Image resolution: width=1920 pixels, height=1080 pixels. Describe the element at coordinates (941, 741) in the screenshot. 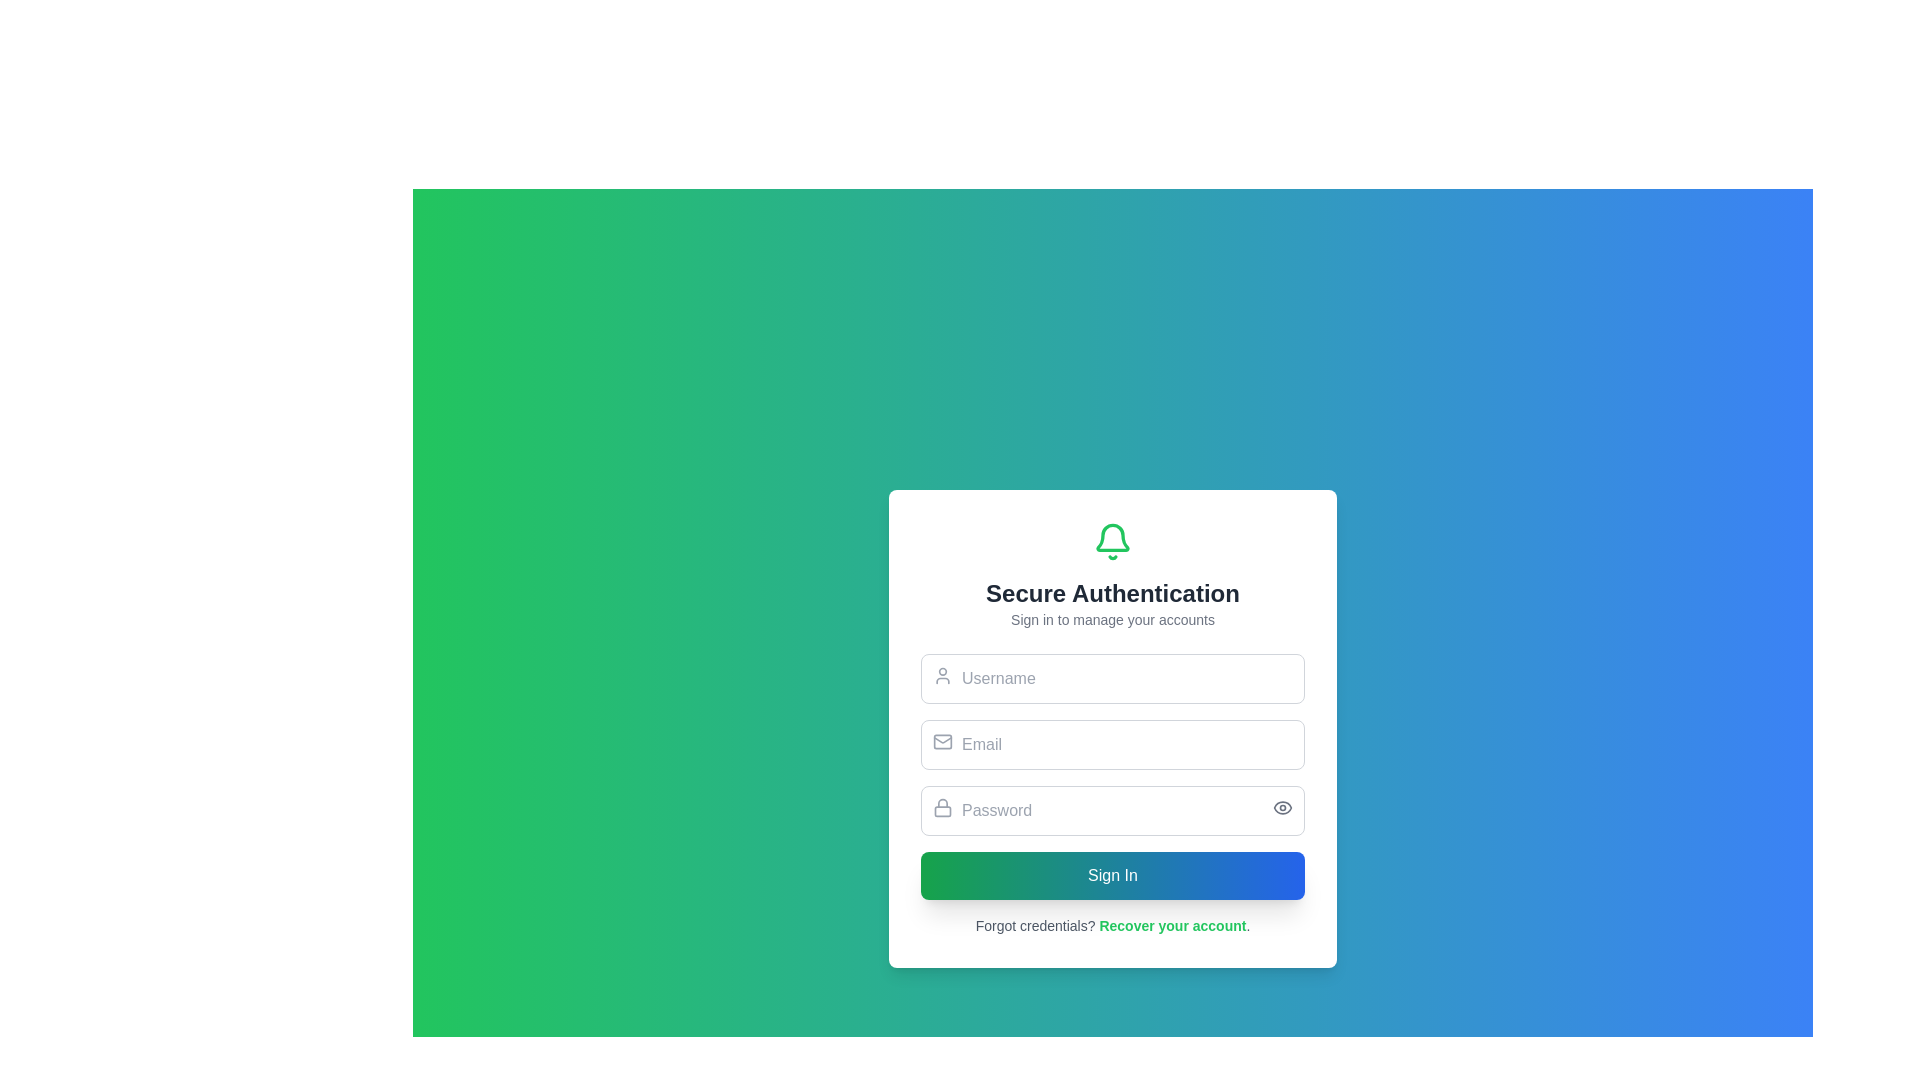

I see `the mail icon which is a minimalistic envelope shape outlined in gray, located inside the email input field to the left edge` at that location.